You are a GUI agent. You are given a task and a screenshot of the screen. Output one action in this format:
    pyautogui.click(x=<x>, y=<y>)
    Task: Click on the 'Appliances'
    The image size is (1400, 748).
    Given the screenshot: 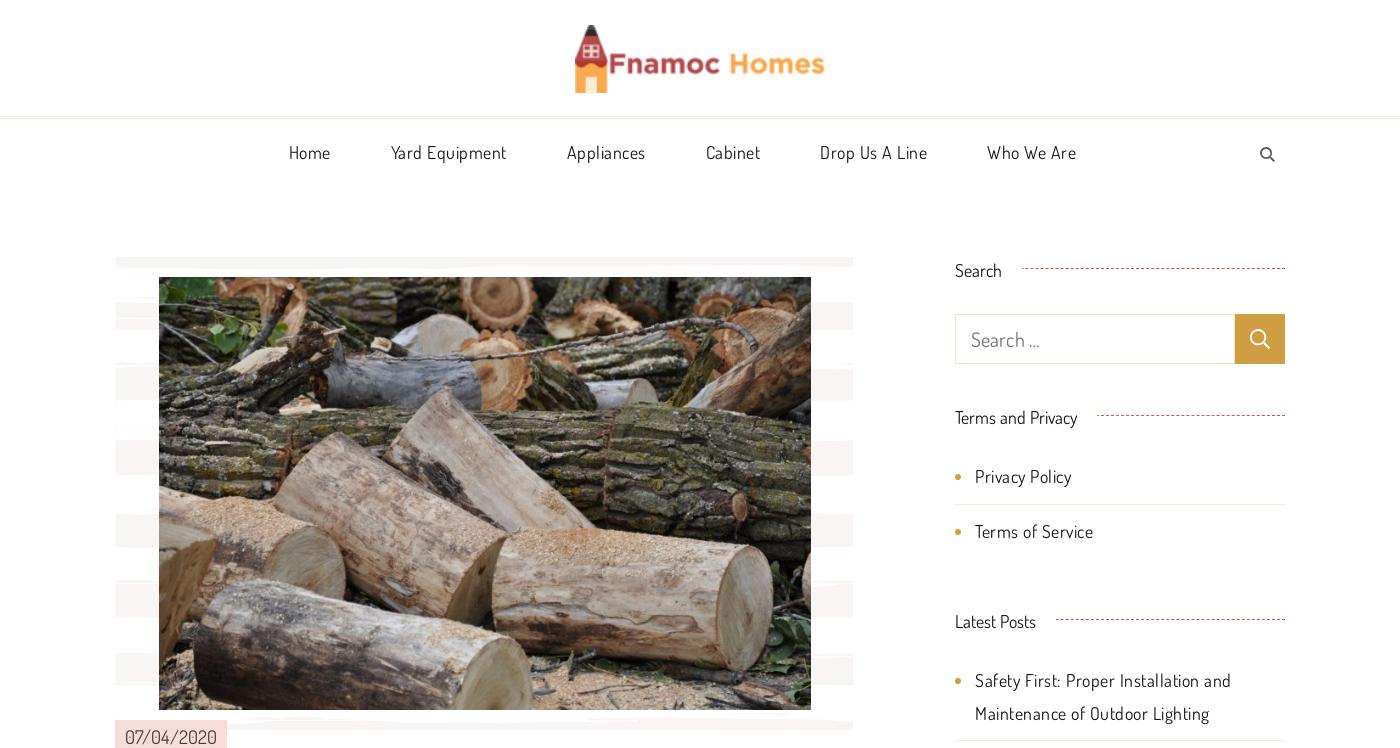 What is the action you would take?
    pyautogui.click(x=605, y=150)
    